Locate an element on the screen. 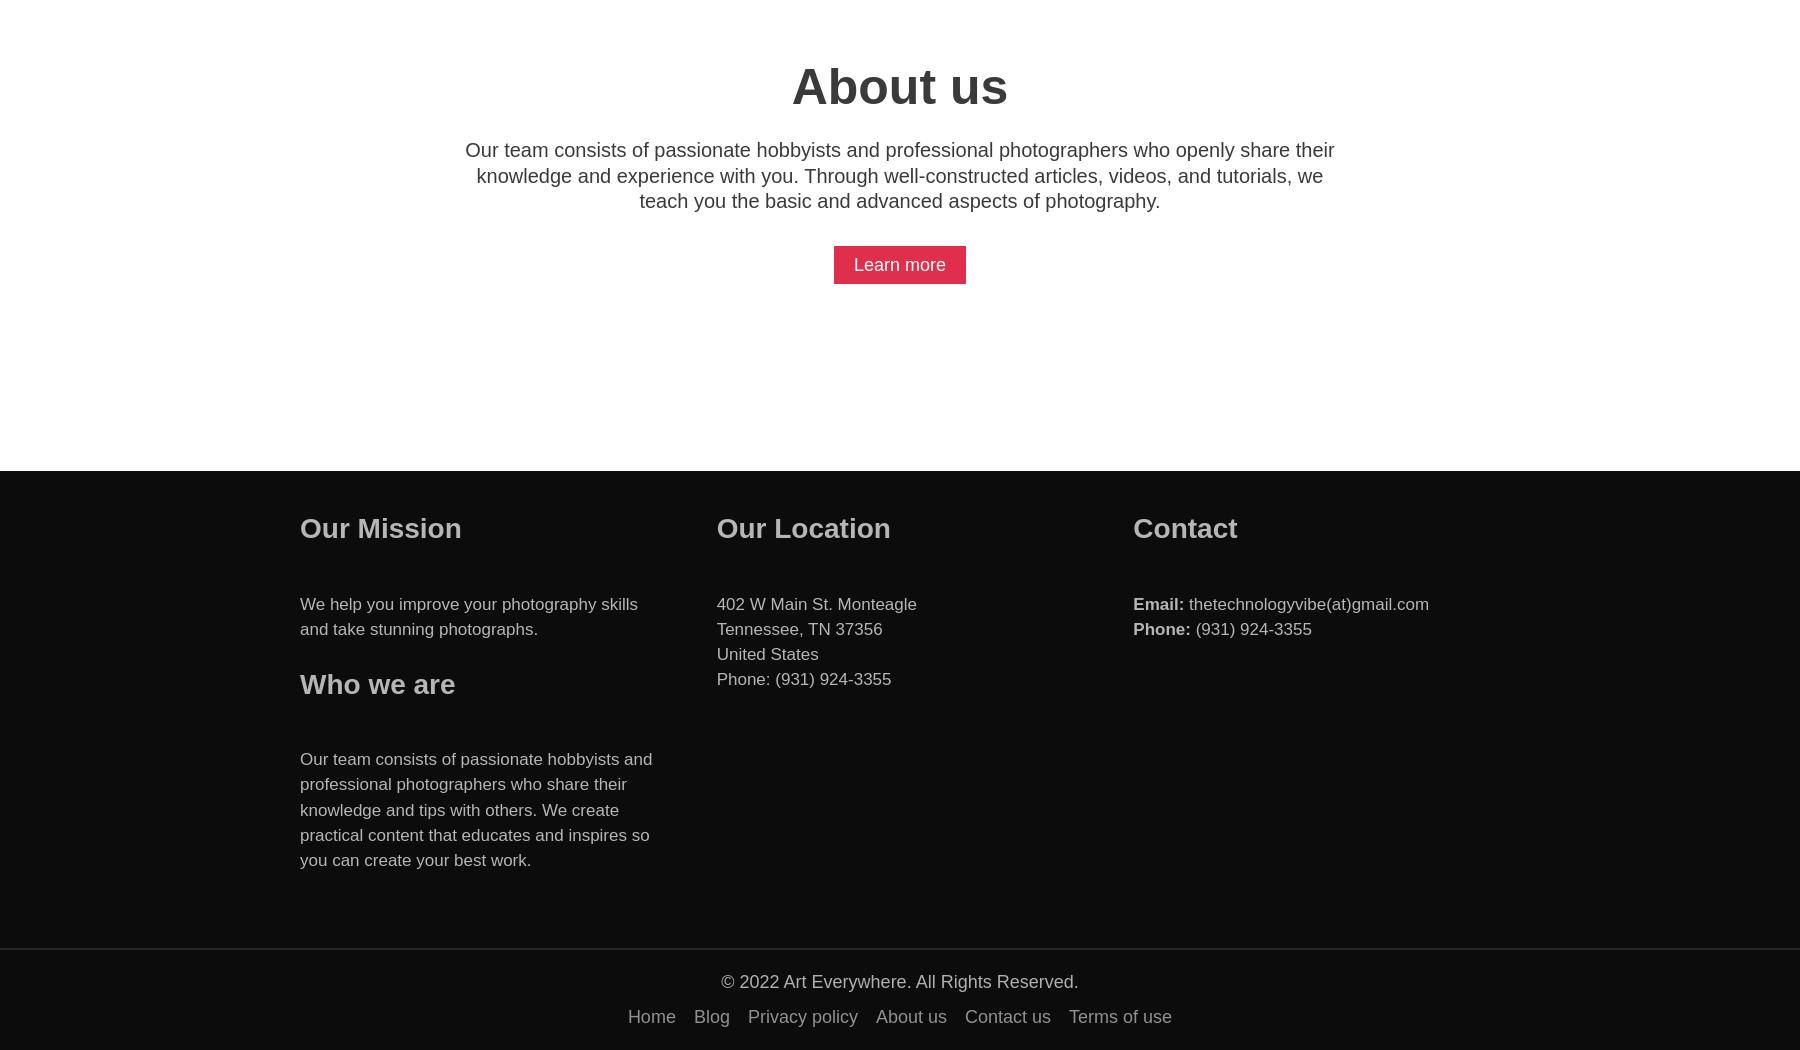  'Our team consists of passionate hobbyists and professional photographers who openly share their knowledge and experience with you. Through well-constructed articles, videos, and tutorials, we teach you the basic and advanced aspects of photography.' is located at coordinates (463, 175).